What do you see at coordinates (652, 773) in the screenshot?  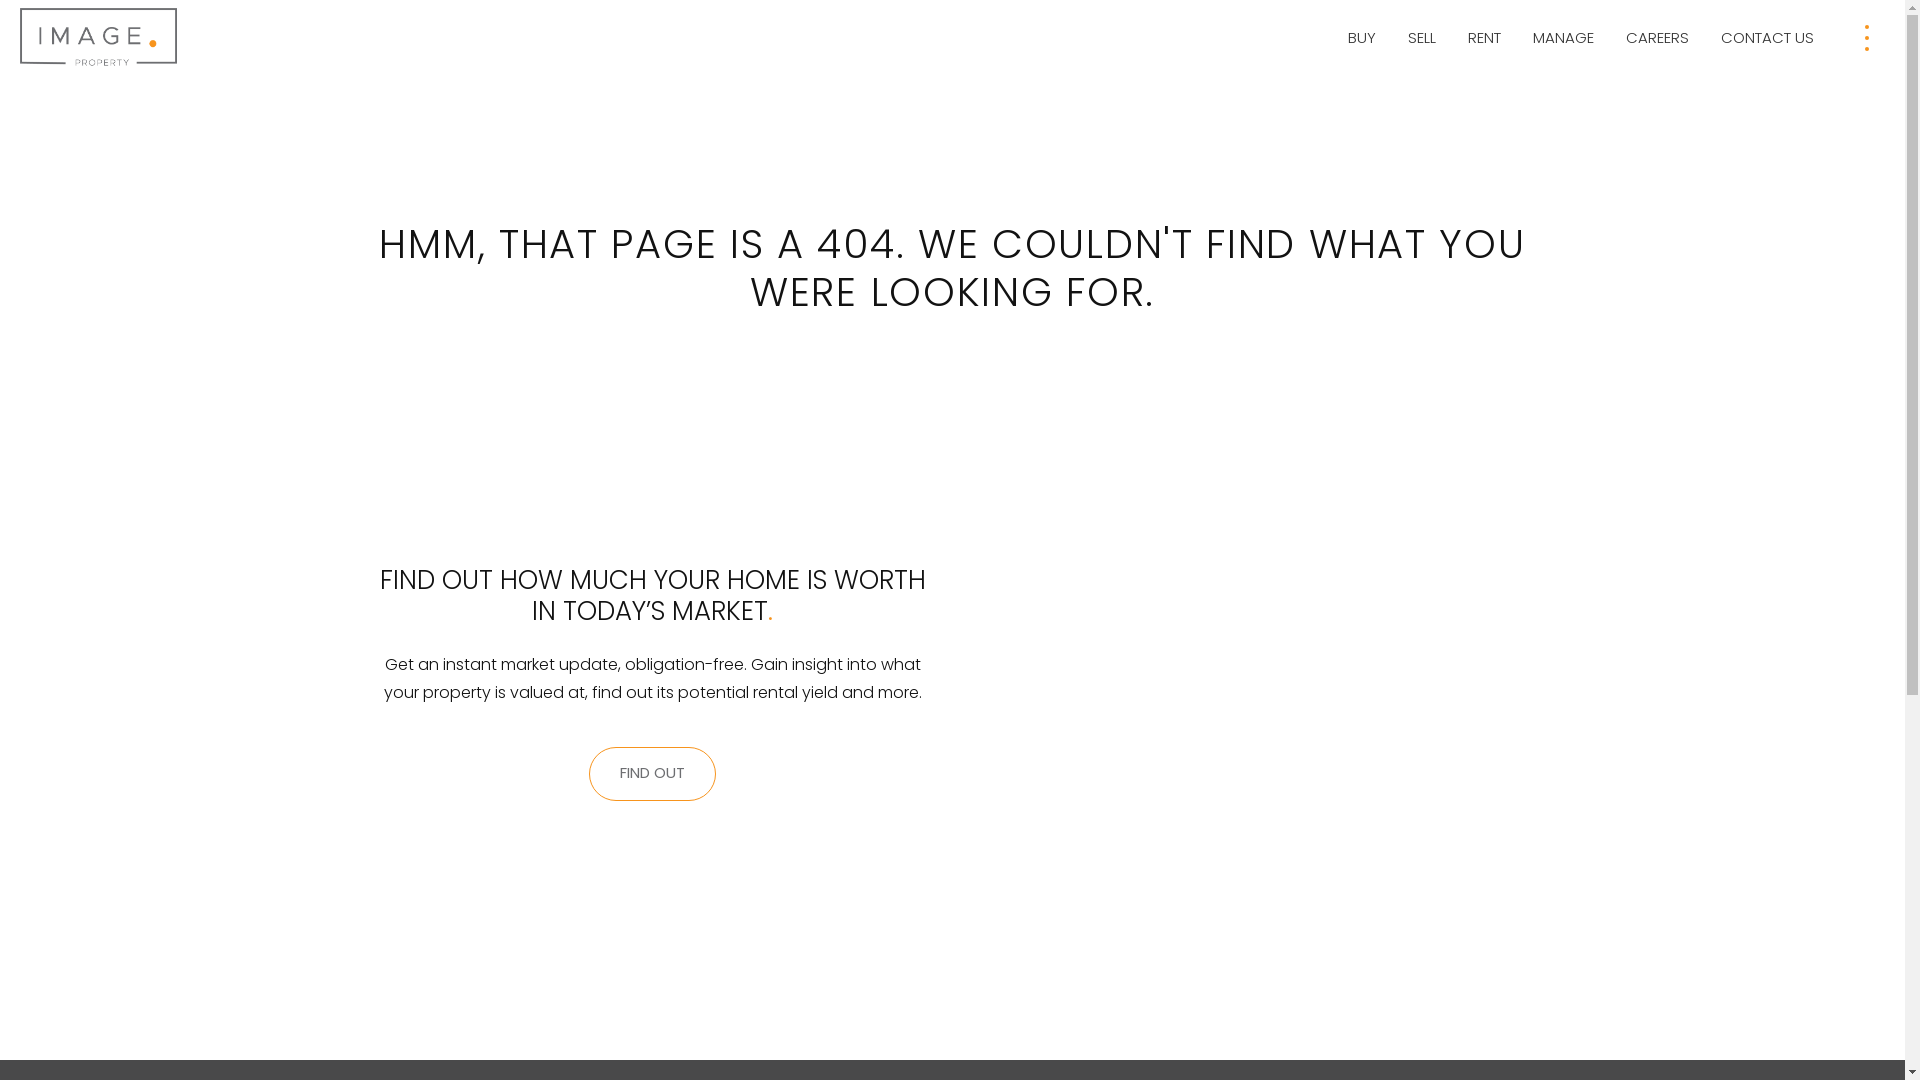 I see `'FIND OUT'` at bounding box center [652, 773].